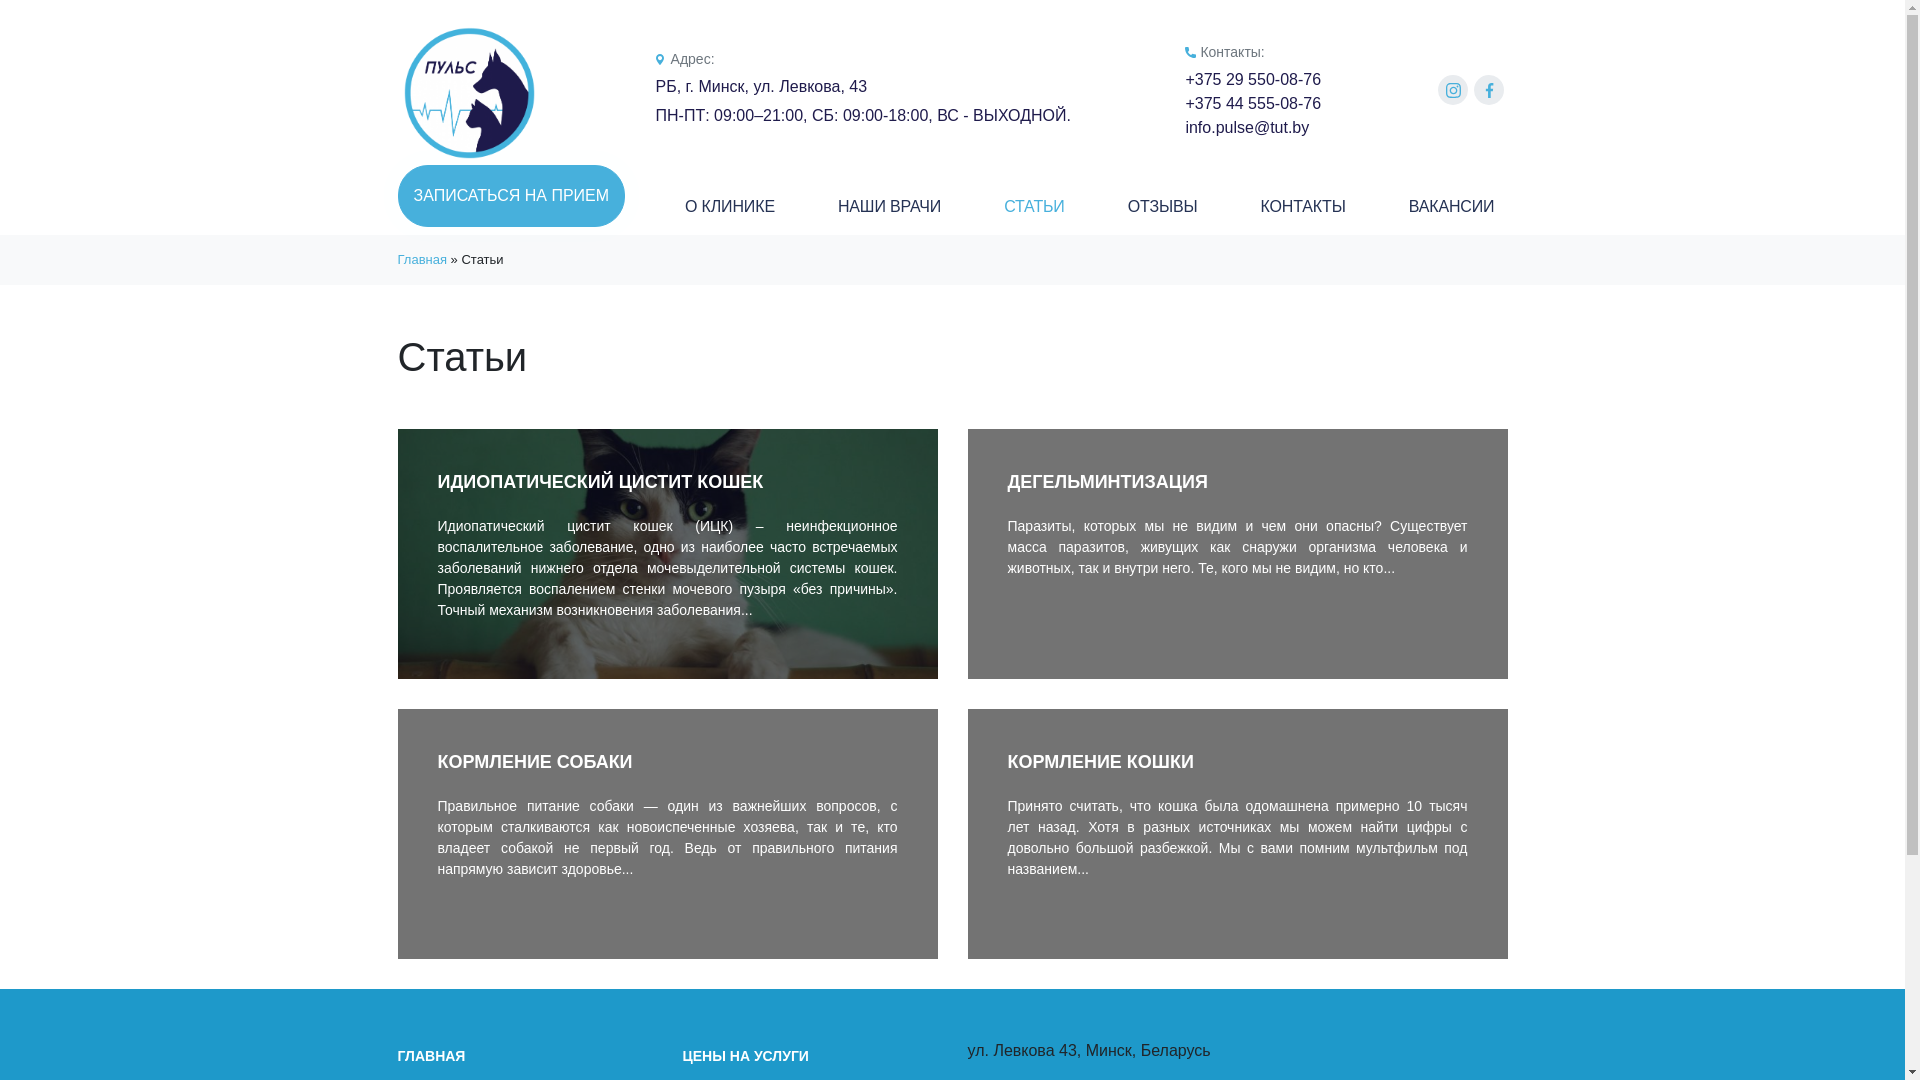 Image resolution: width=1920 pixels, height=1080 pixels. What do you see at coordinates (1251, 127) in the screenshot?
I see `'info.pulse@tut.by'` at bounding box center [1251, 127].